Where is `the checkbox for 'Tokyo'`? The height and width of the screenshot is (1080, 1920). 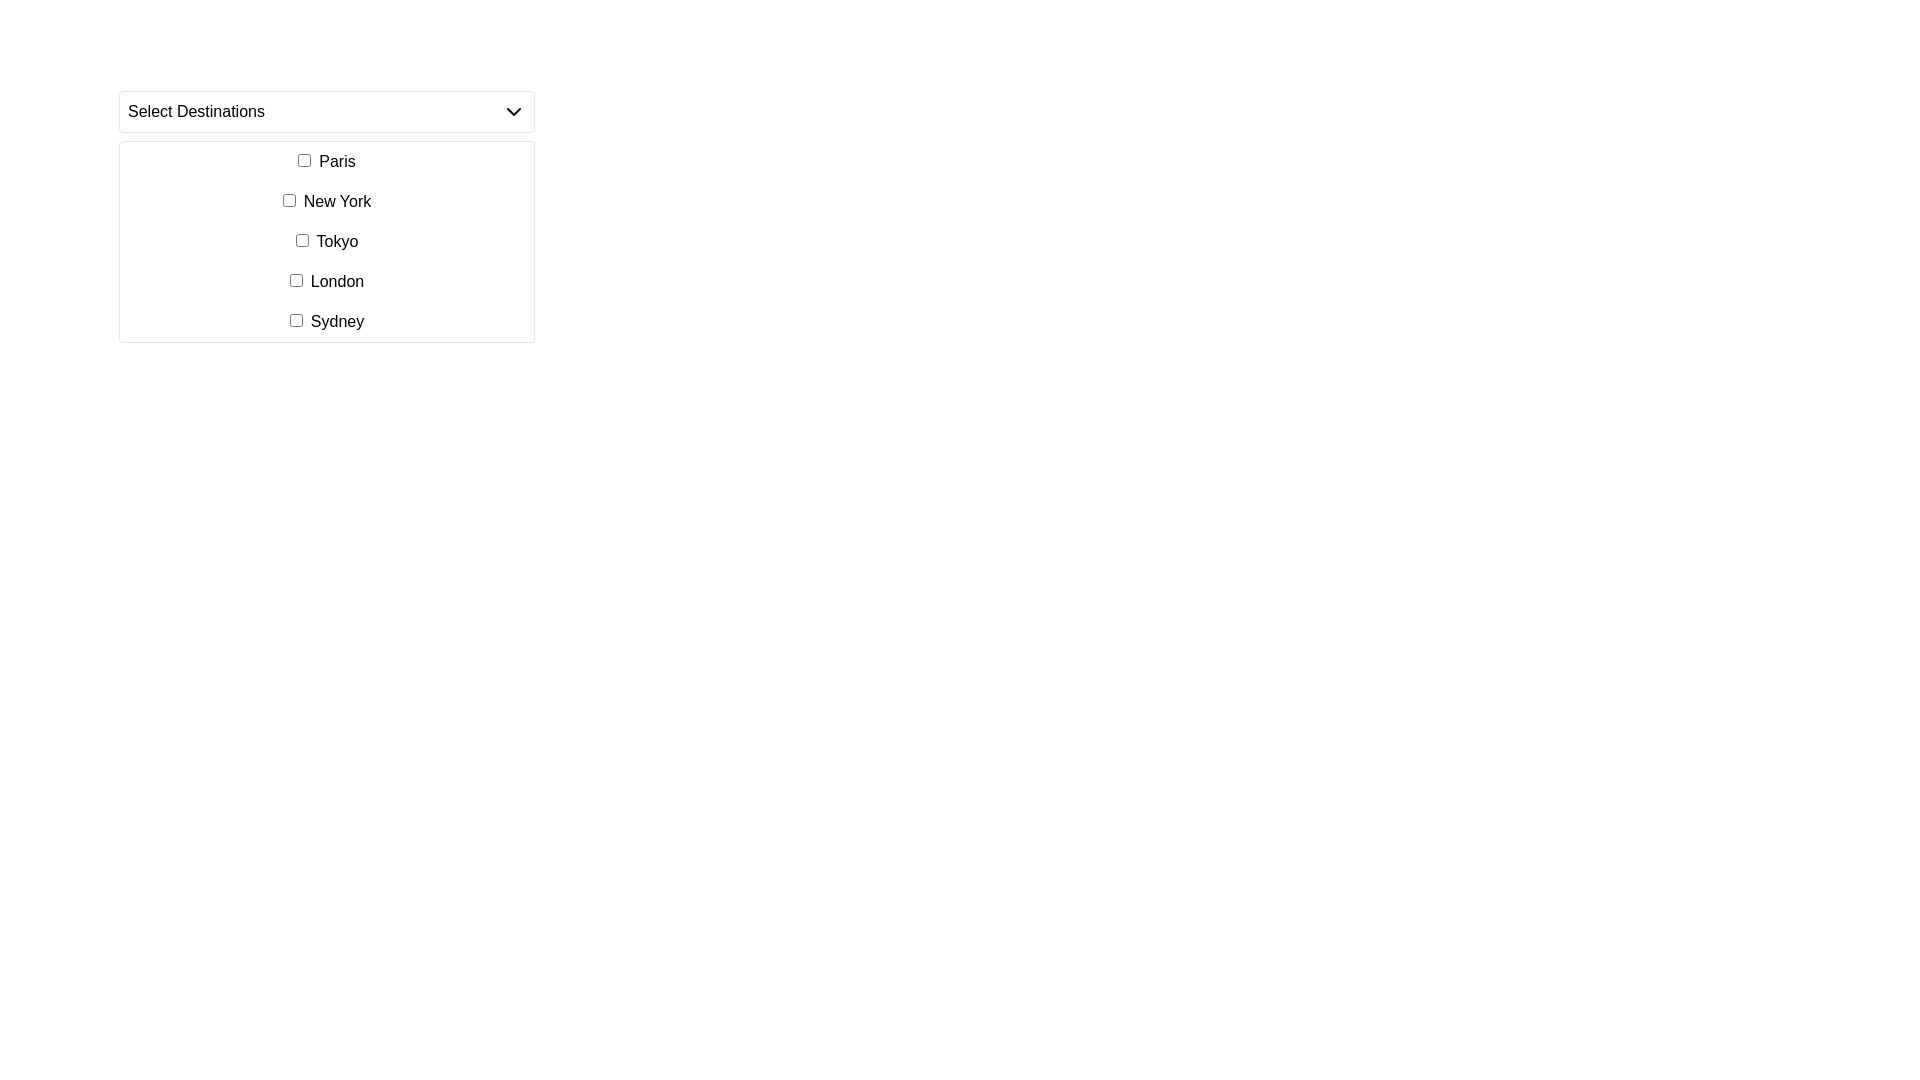 the checkbox for 'Tokyo' is located at coordinates (326, 241).